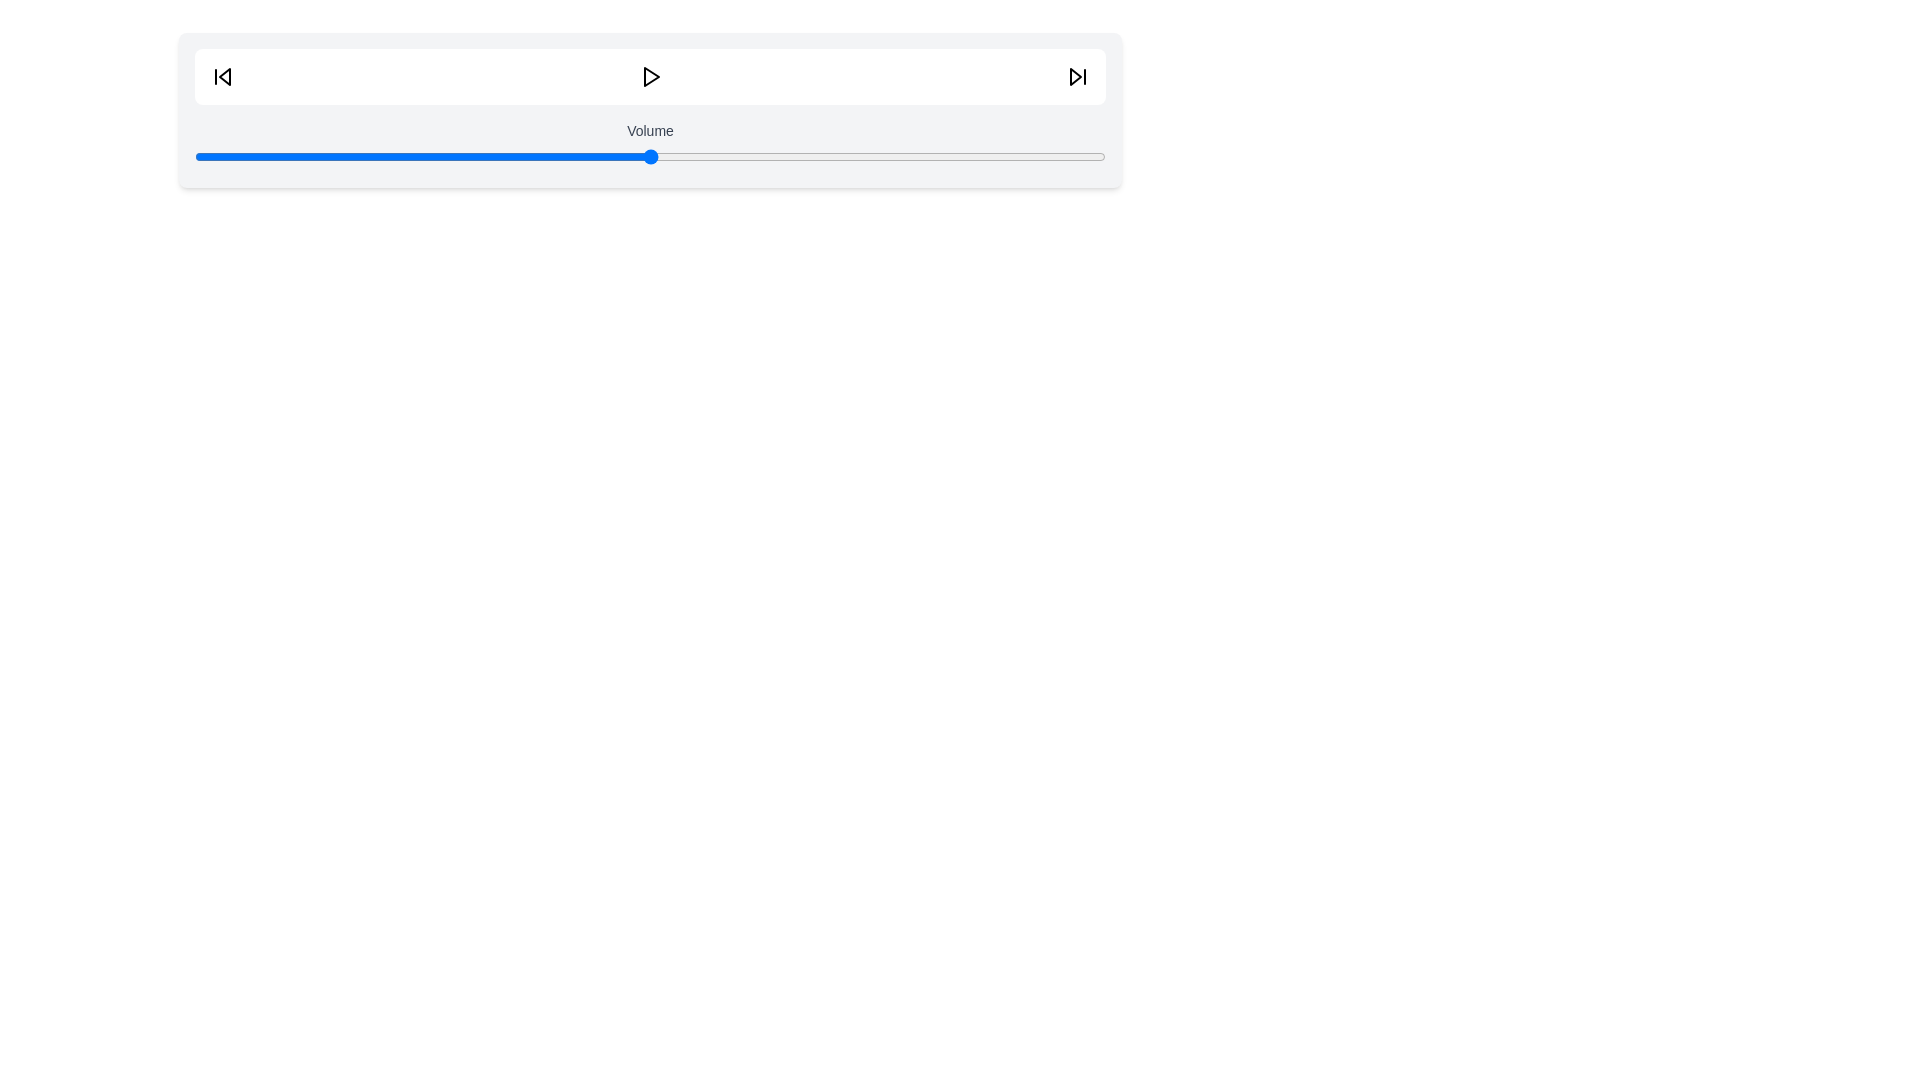 The width and height of the screenshot is (1920, 1080). Describe the element at coordinates (412, 156) in the screenshot. I see `the volume level` at that location.